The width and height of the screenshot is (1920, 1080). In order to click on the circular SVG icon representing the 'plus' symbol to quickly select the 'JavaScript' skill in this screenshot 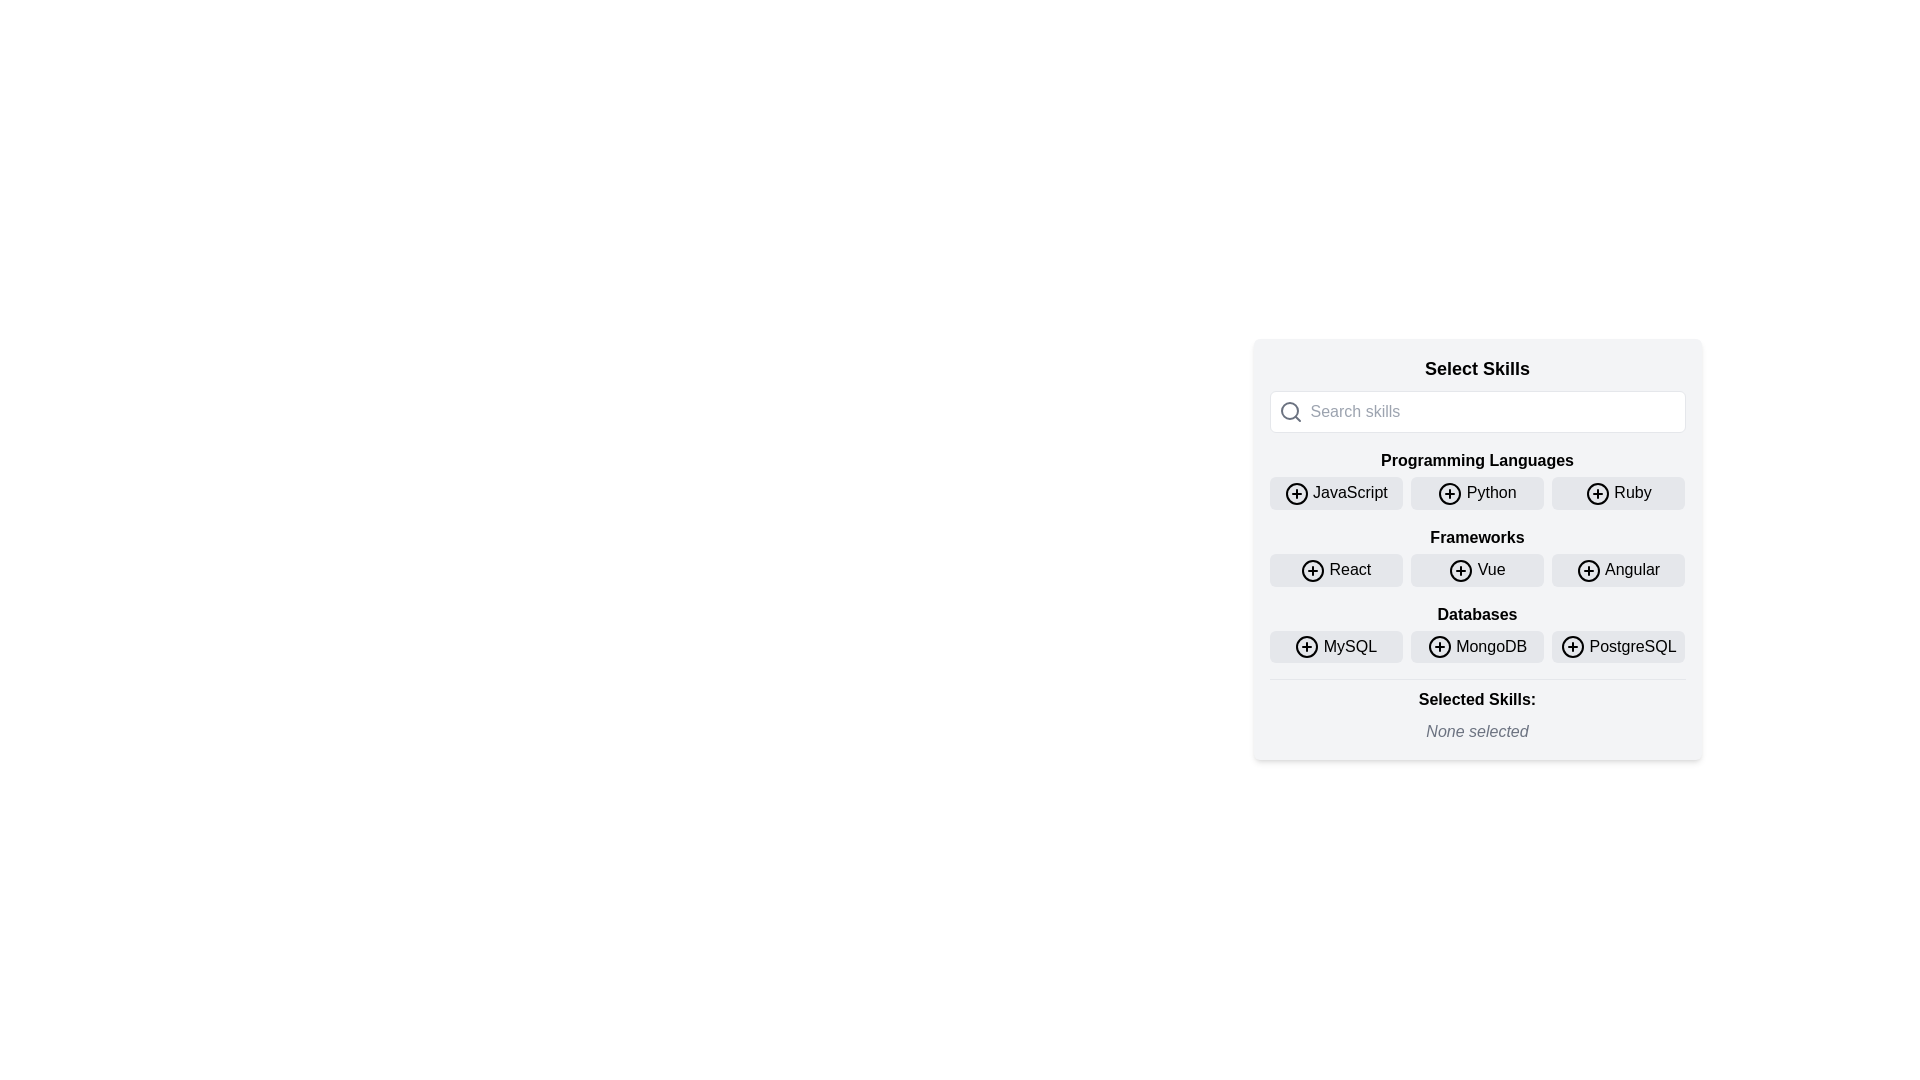, I will do `click(1296, 493)`.